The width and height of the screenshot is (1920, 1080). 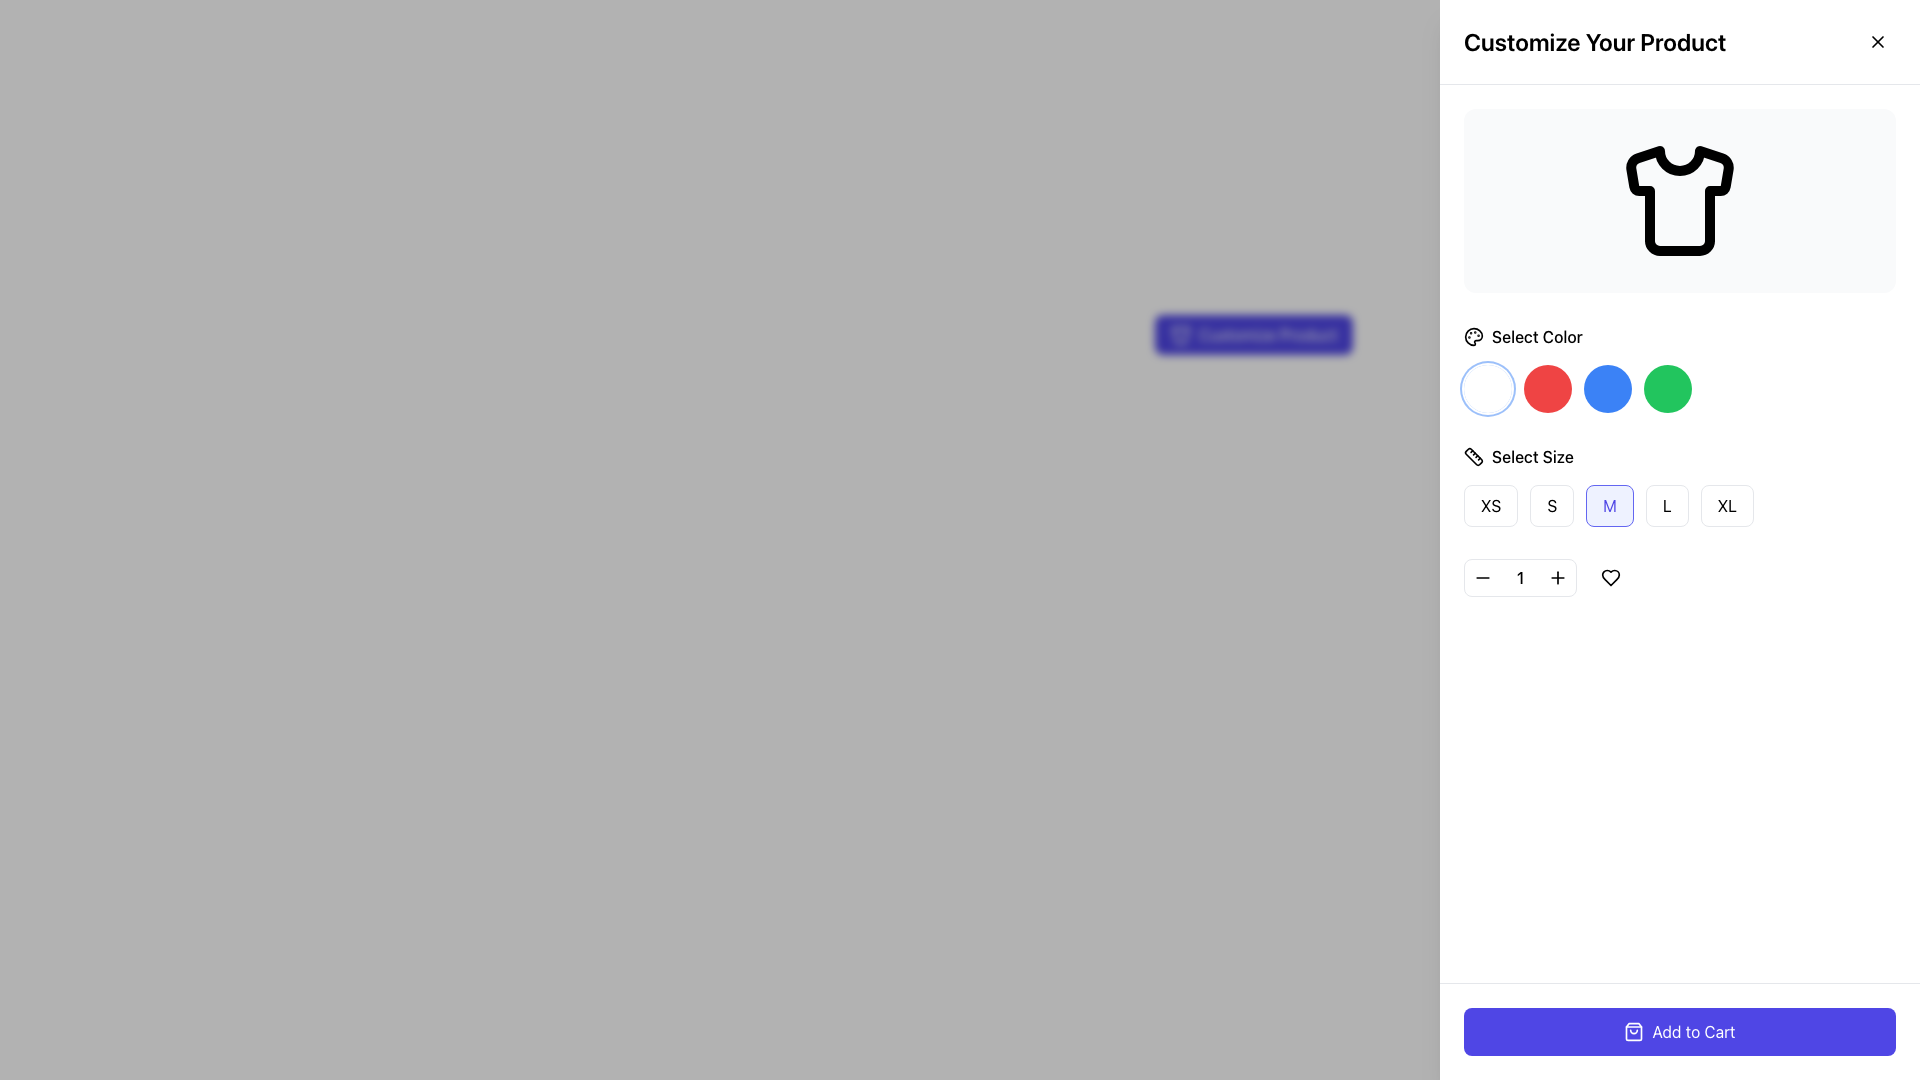 What do you see at coordinates (1610, 504) in the screenshot?
I see `the 'Medium' size button located in the 'Select Size' section, which is the third button in a row of size selection buttons labeled 'XS', 'S', 'M', 'L', 'XL'` at bounding box center [1610, 504].